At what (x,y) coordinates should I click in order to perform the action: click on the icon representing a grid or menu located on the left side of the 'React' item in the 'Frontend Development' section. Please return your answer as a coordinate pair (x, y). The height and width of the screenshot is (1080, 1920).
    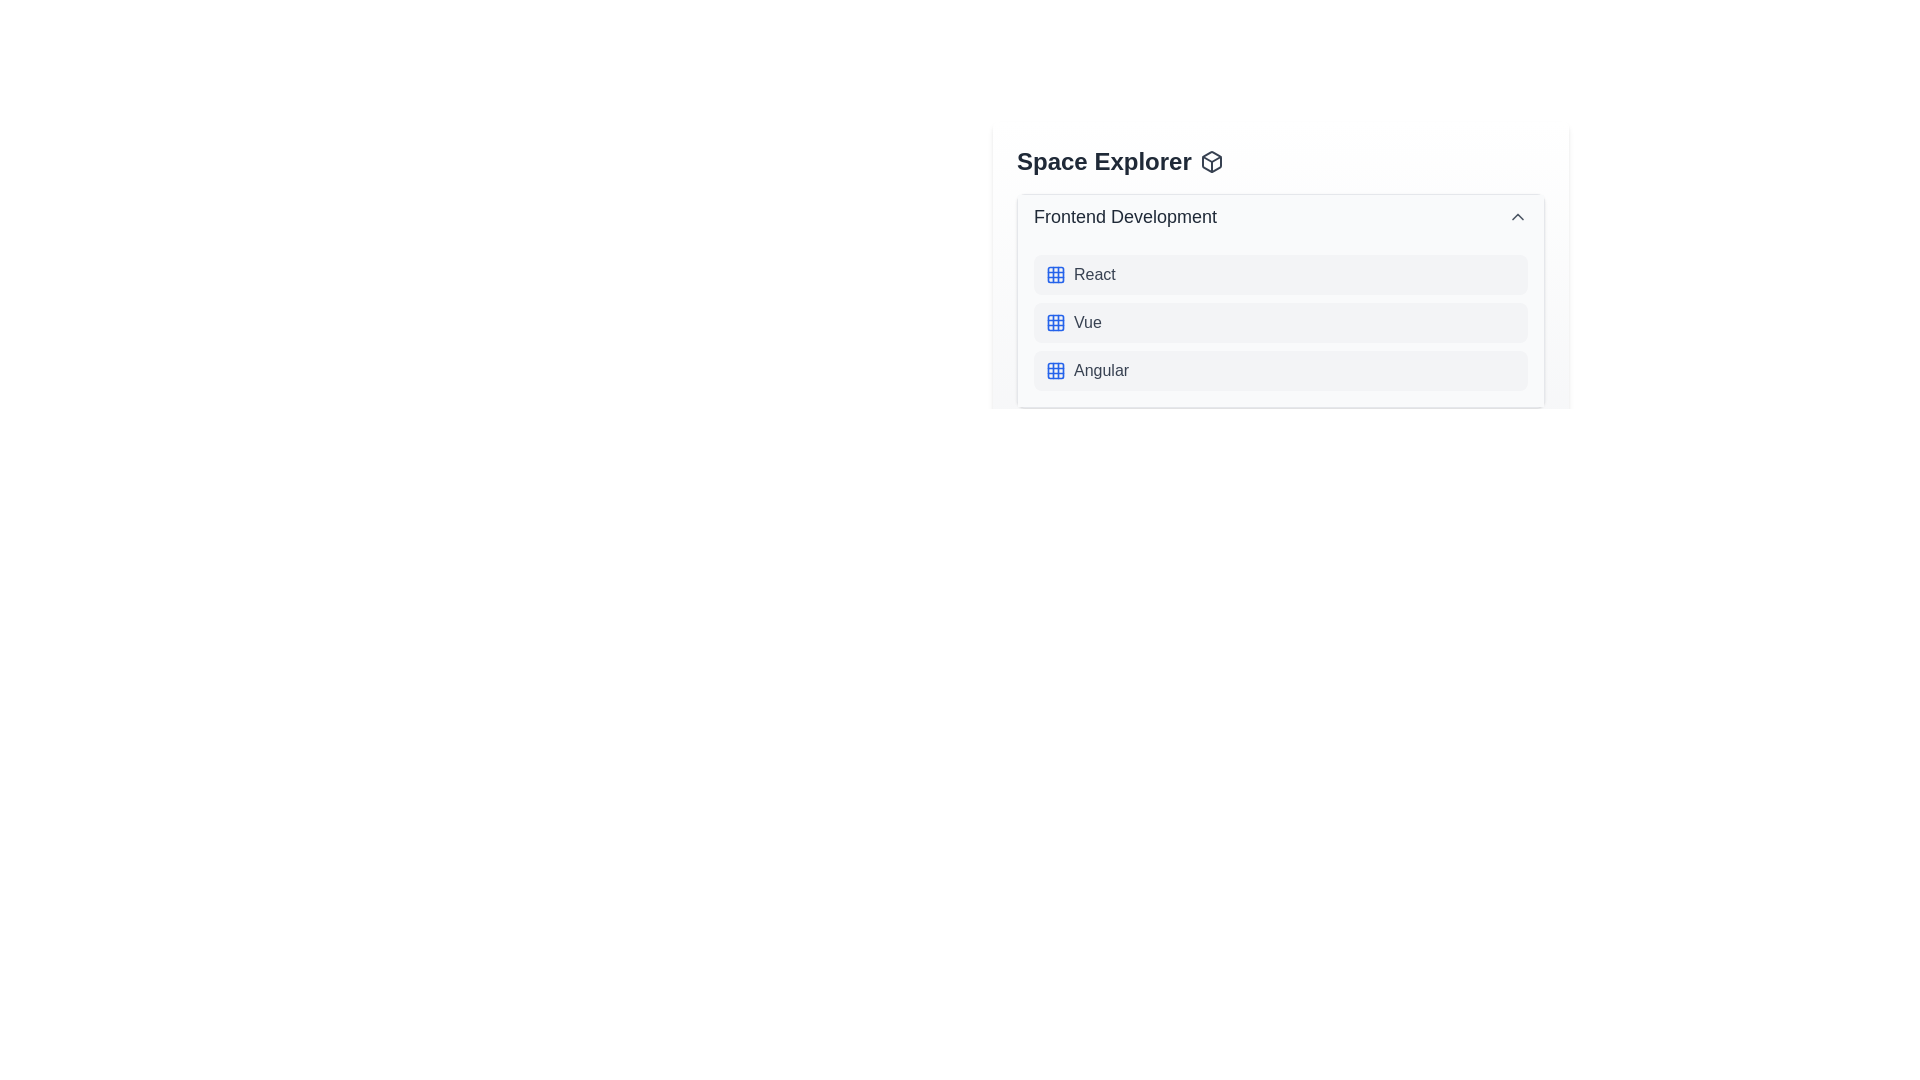
    Looking at the image, I should click on (1055, 274).